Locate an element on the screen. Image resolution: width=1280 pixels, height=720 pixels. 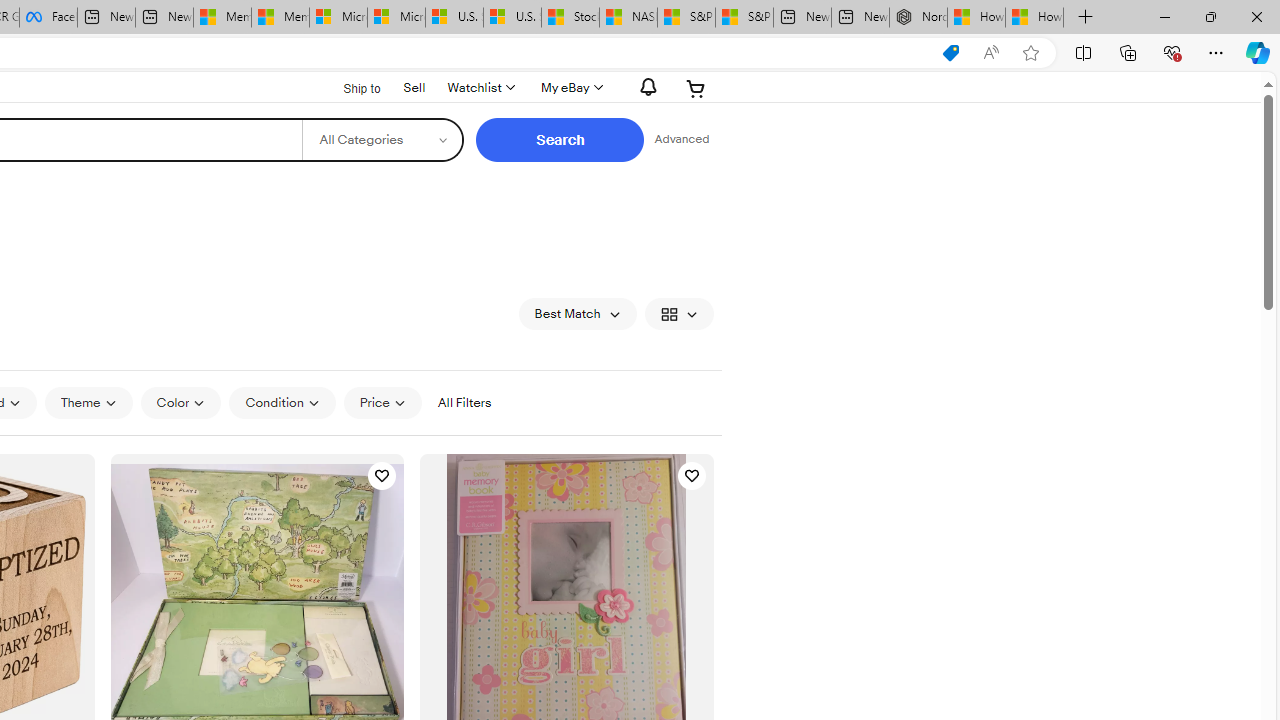
'My eBay' is located at coordinates (569, 87).